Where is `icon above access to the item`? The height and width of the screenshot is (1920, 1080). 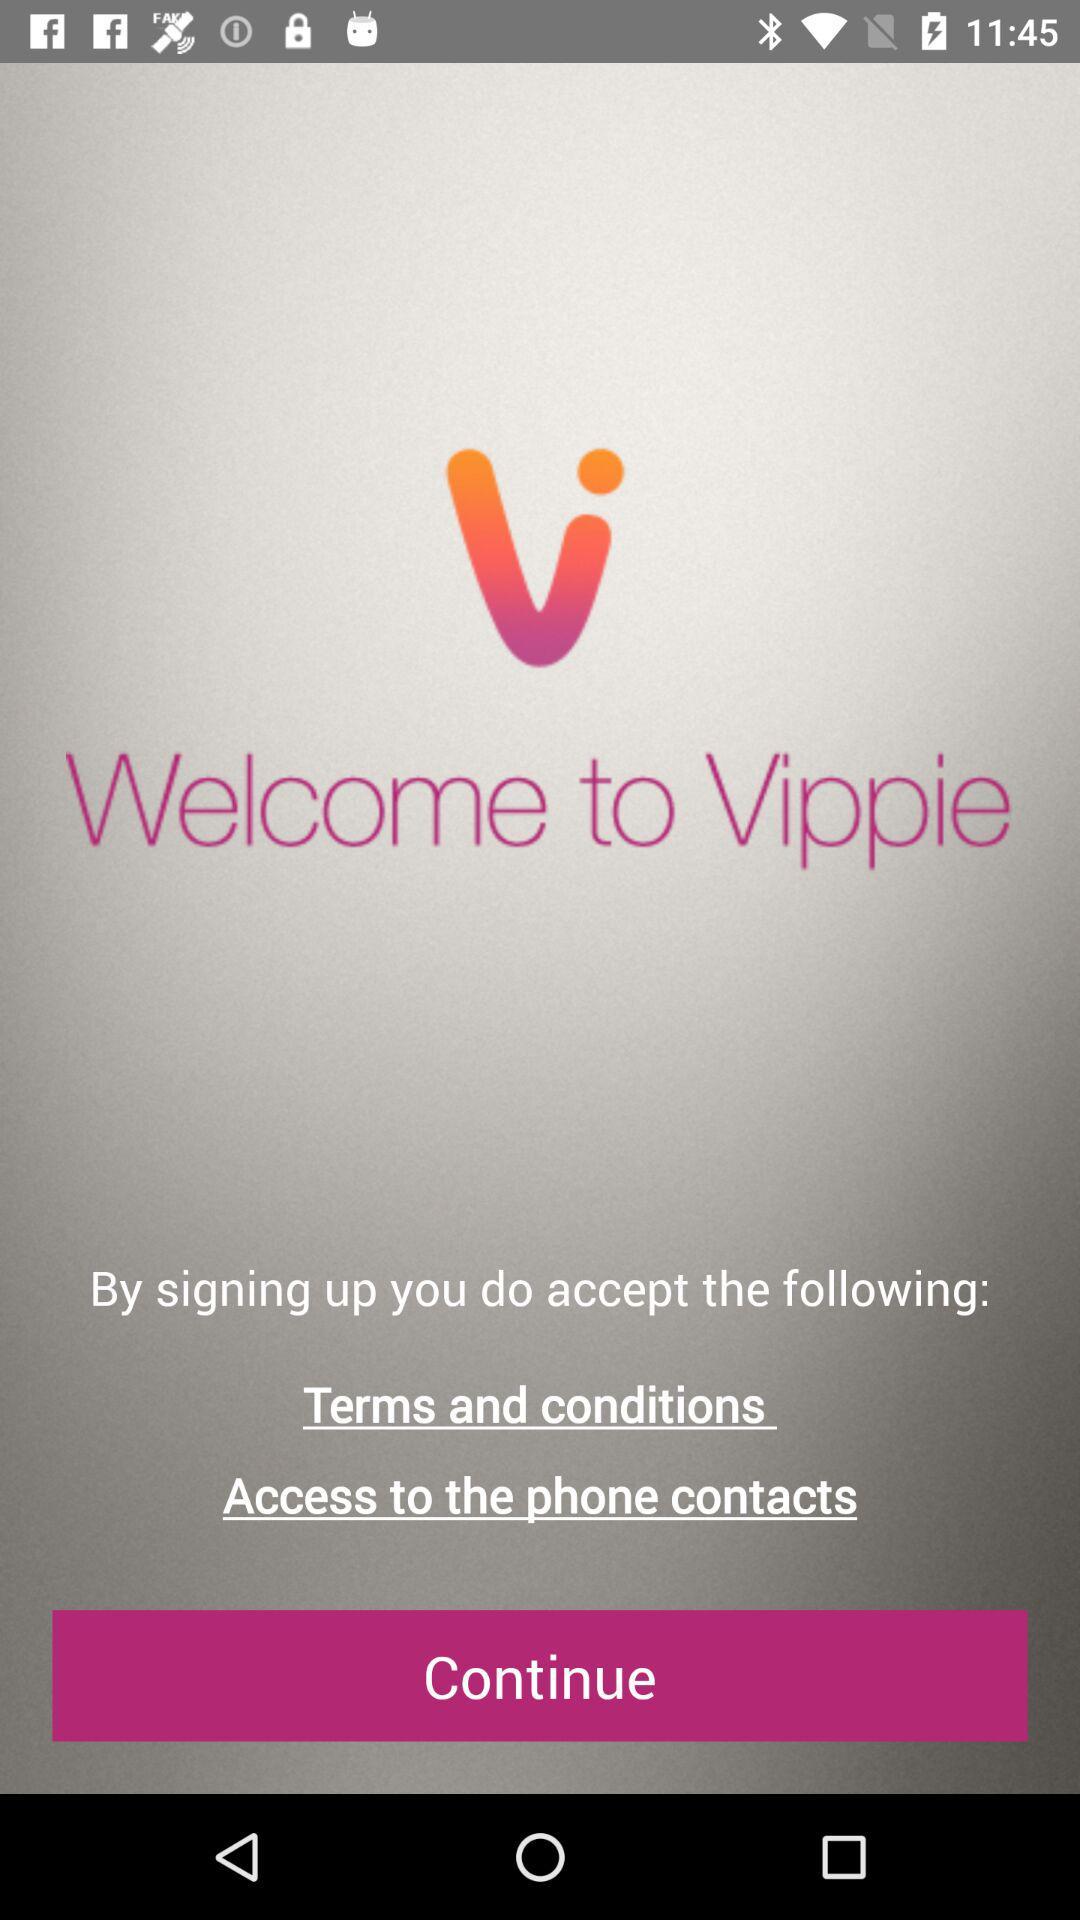
icon above access to the item is located at coordinates (540, 1403).